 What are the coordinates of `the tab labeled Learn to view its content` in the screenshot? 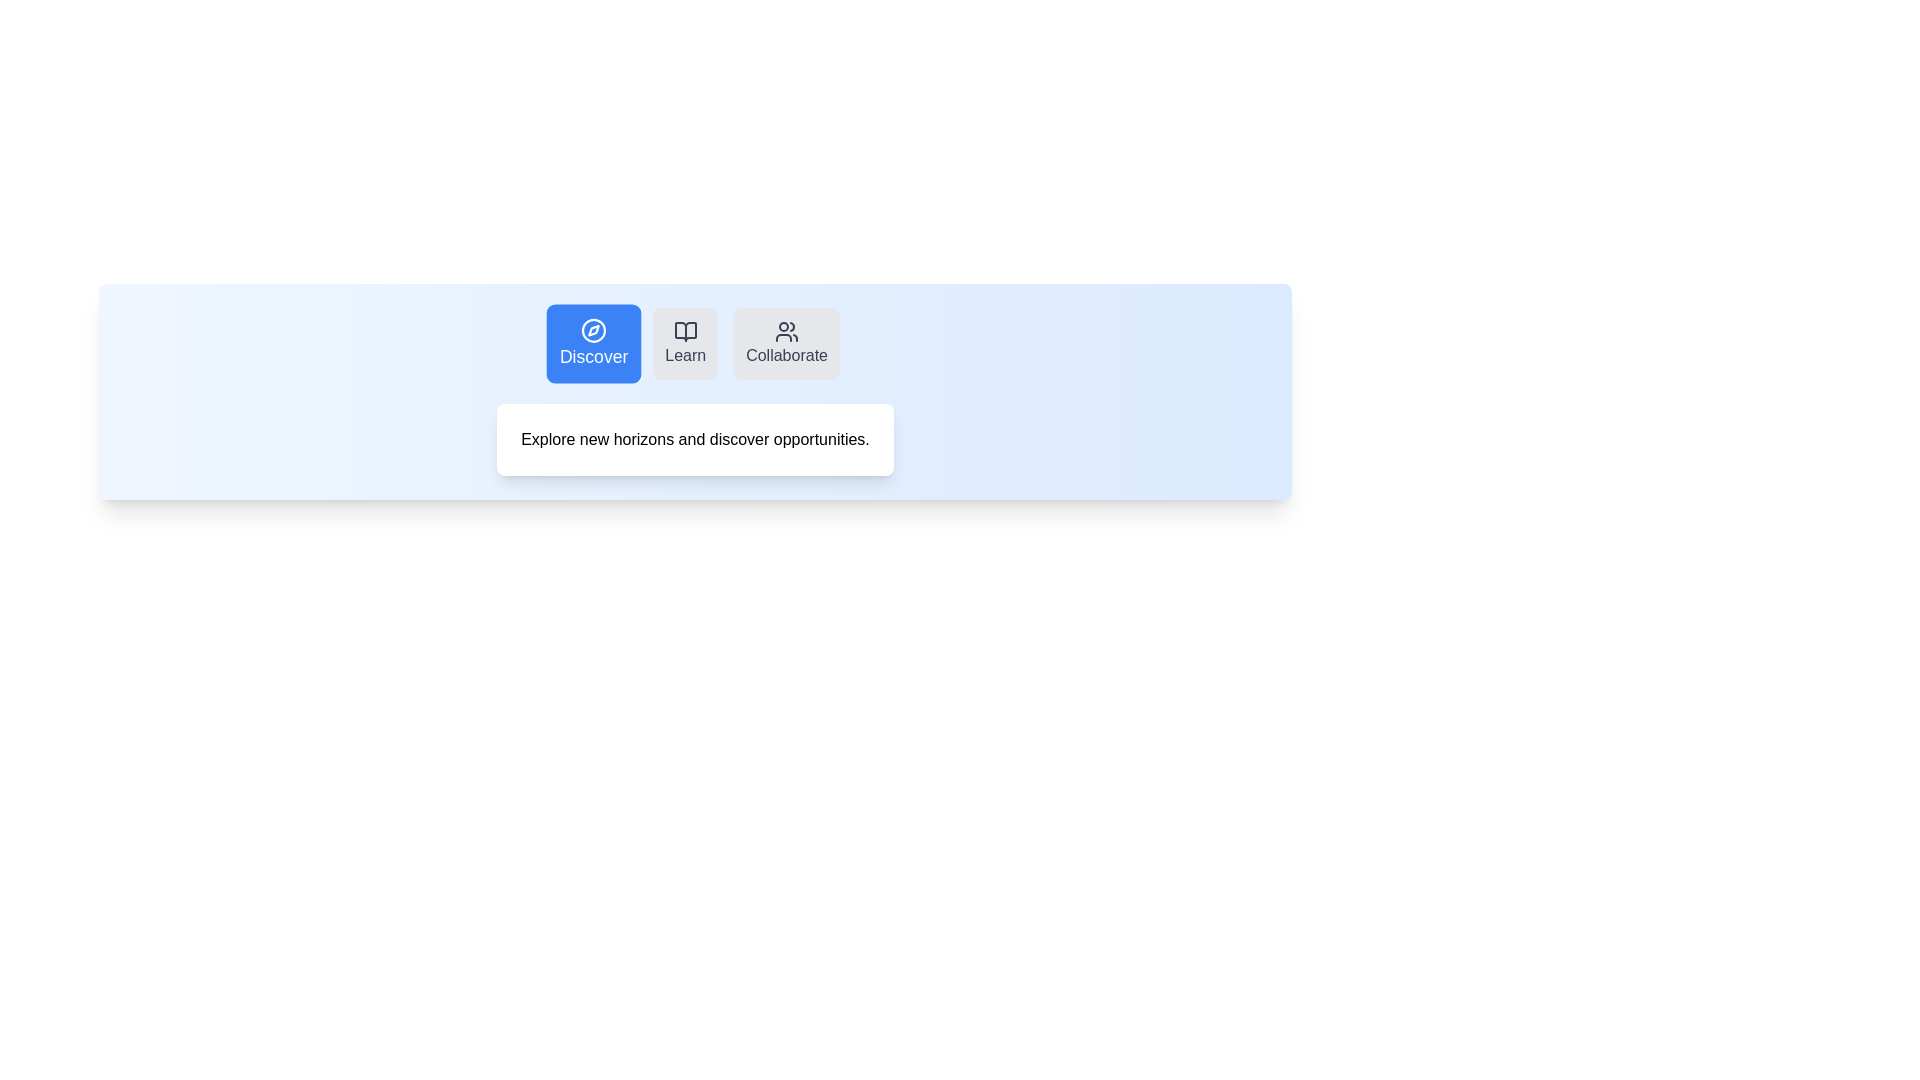 It's located at (685, 342).